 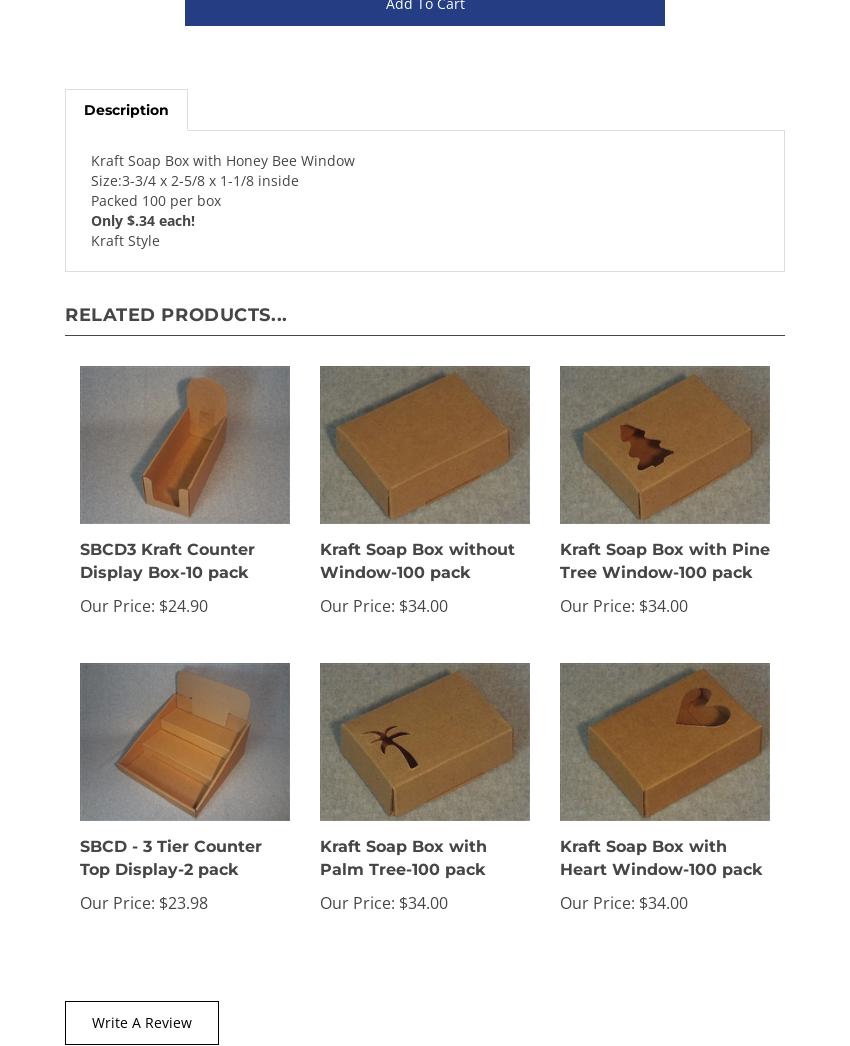 I want to click on 'Related Products...', so click(x=175, y=313).